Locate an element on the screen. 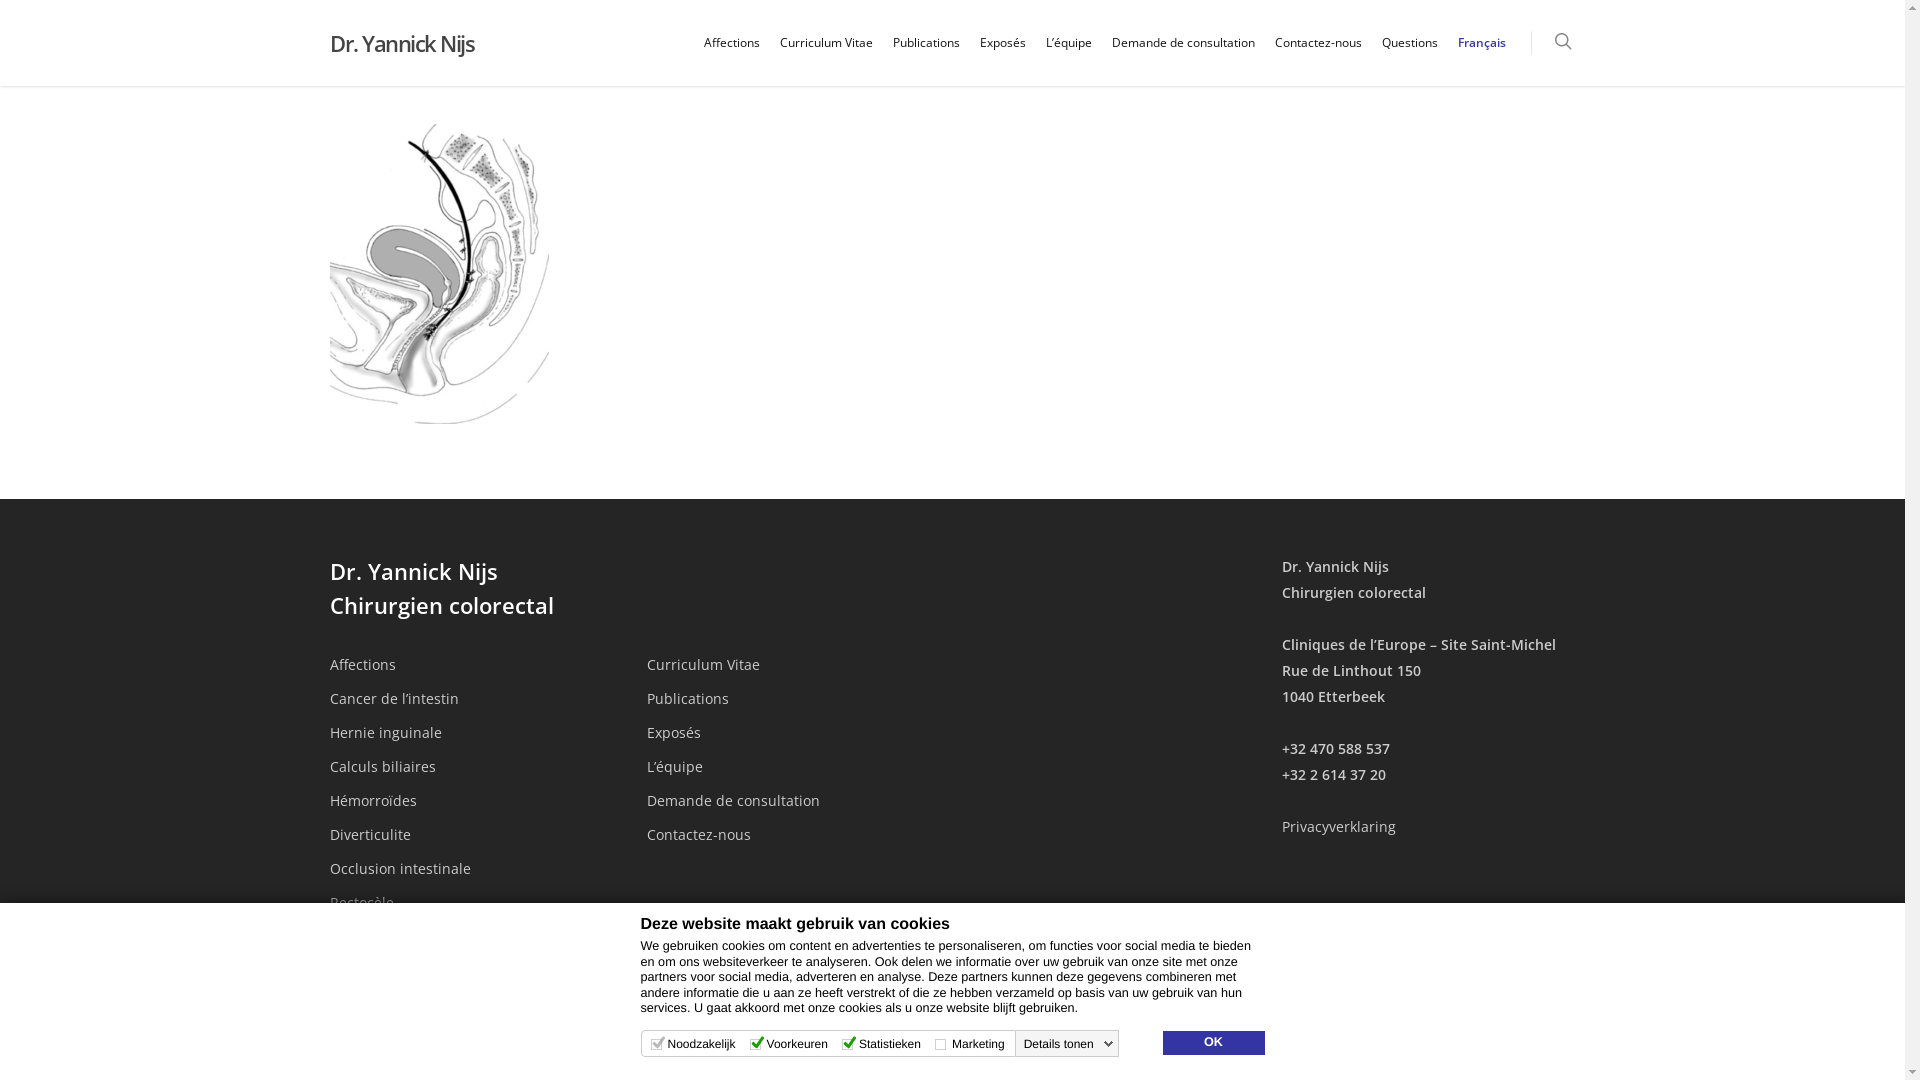 The height and width of the screenshot is (1080, 1920). 'Diverticulite' is located at coordinates (330, 834).